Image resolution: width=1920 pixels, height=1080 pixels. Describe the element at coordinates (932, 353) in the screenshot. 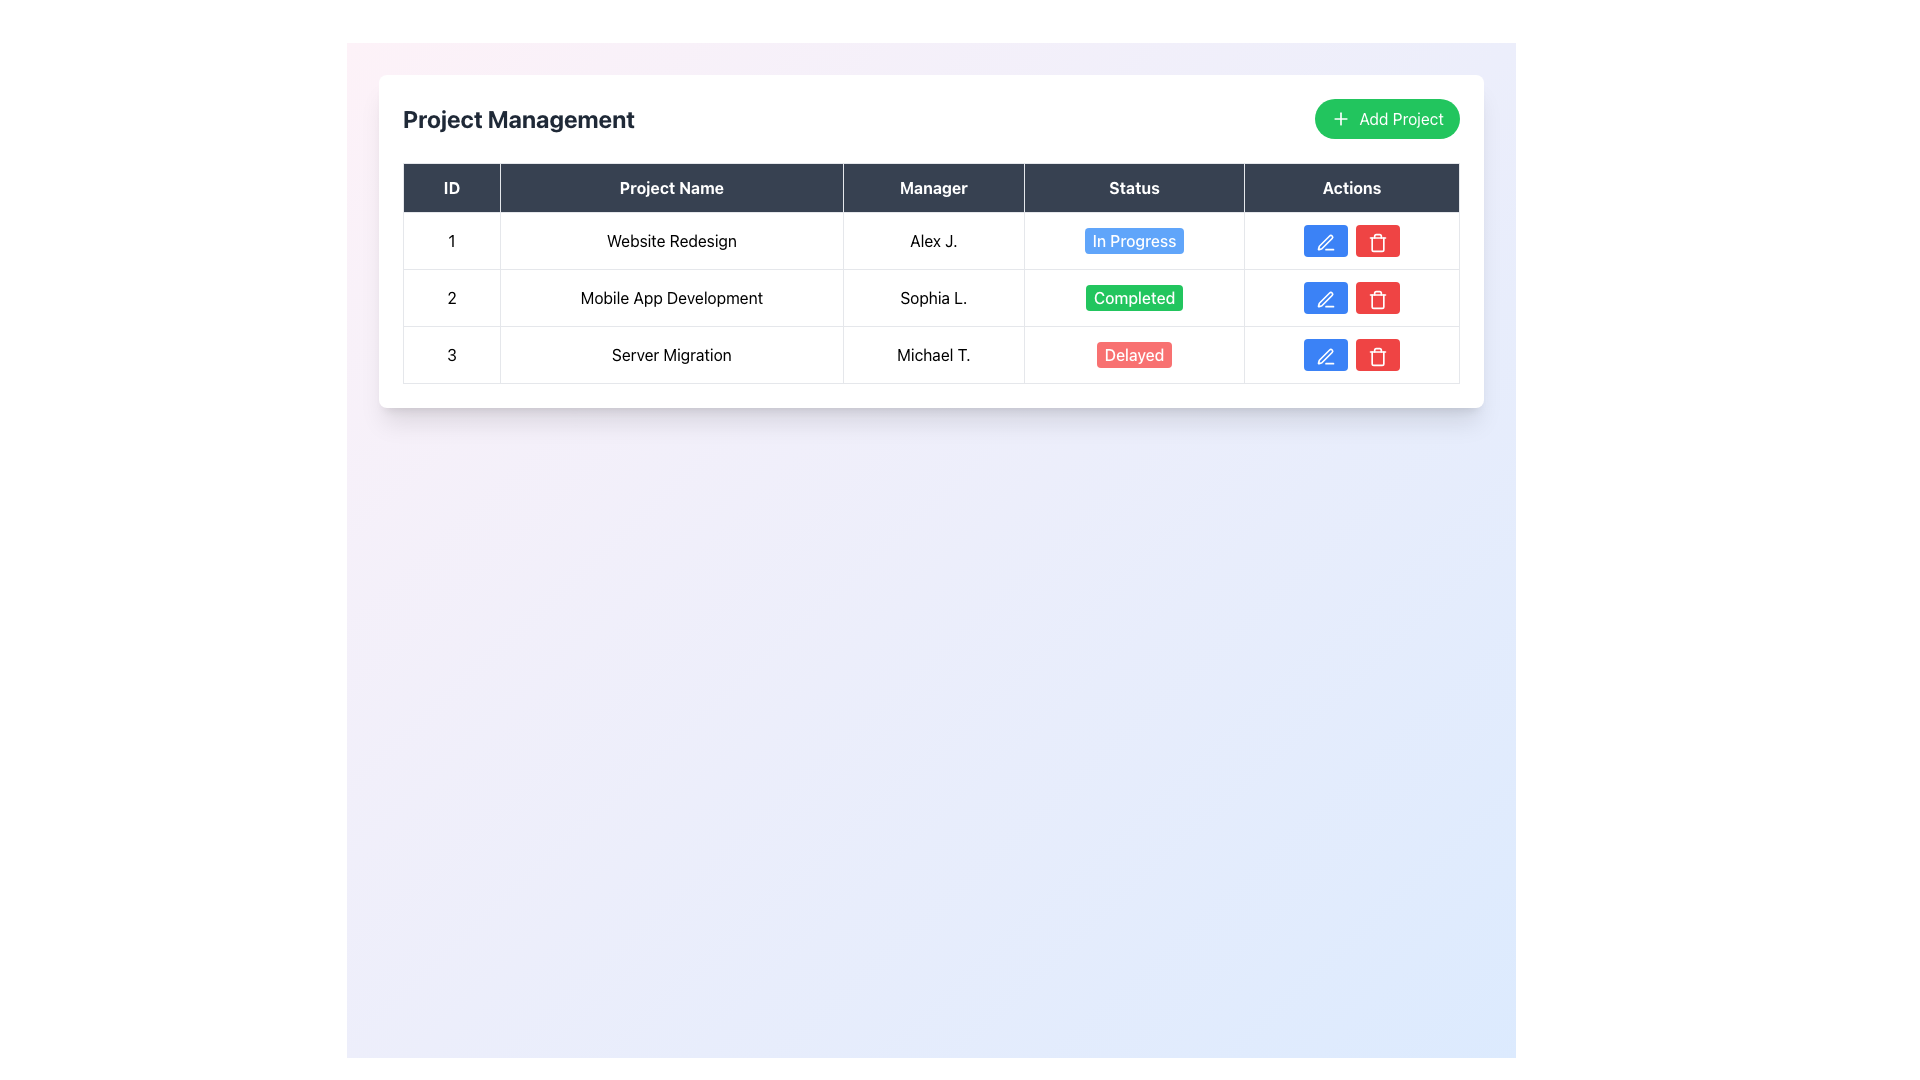

I see `the text label displaying the manager name 'Michael T.' in the project management table to trigger a tooltip or highlight effect` at that location.